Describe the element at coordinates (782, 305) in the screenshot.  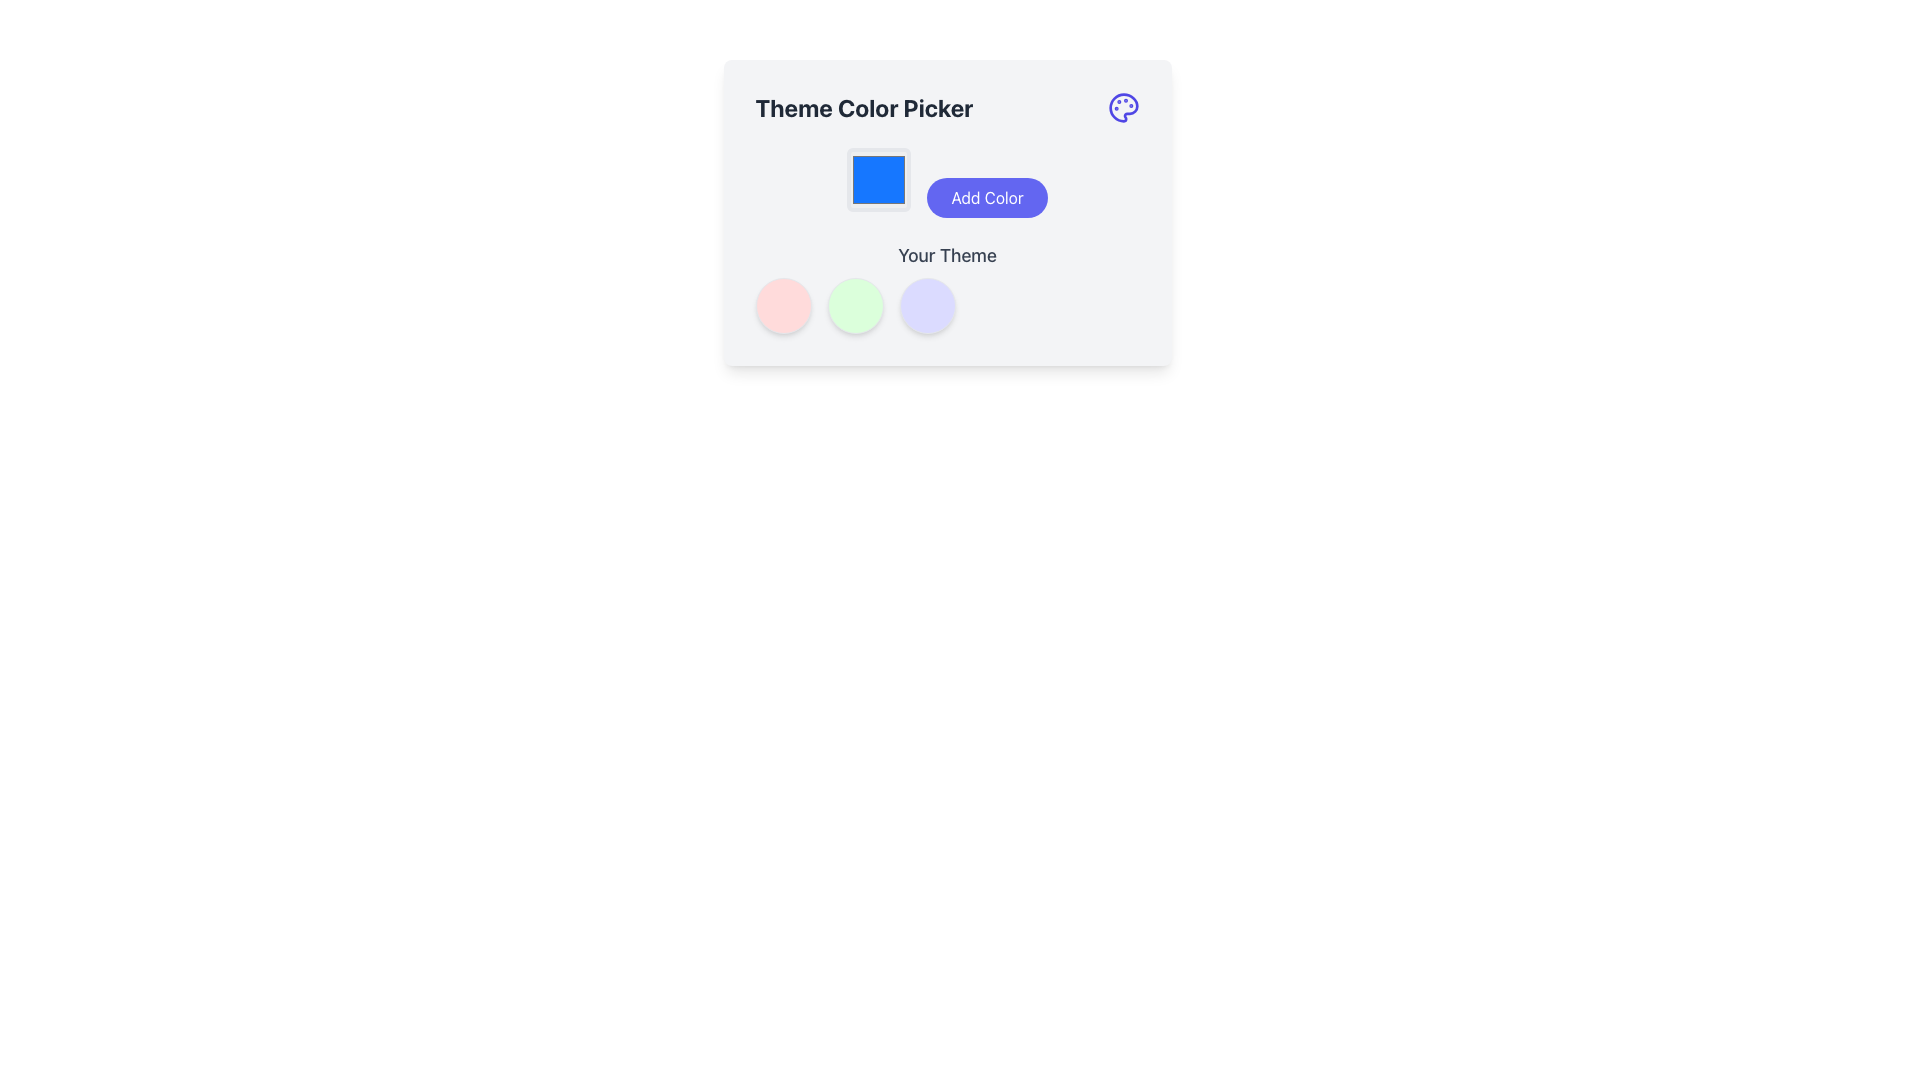
I see `the first circular decorative element with a soft pink background, located near the bottom of the 'Your Theme' section` at that location.